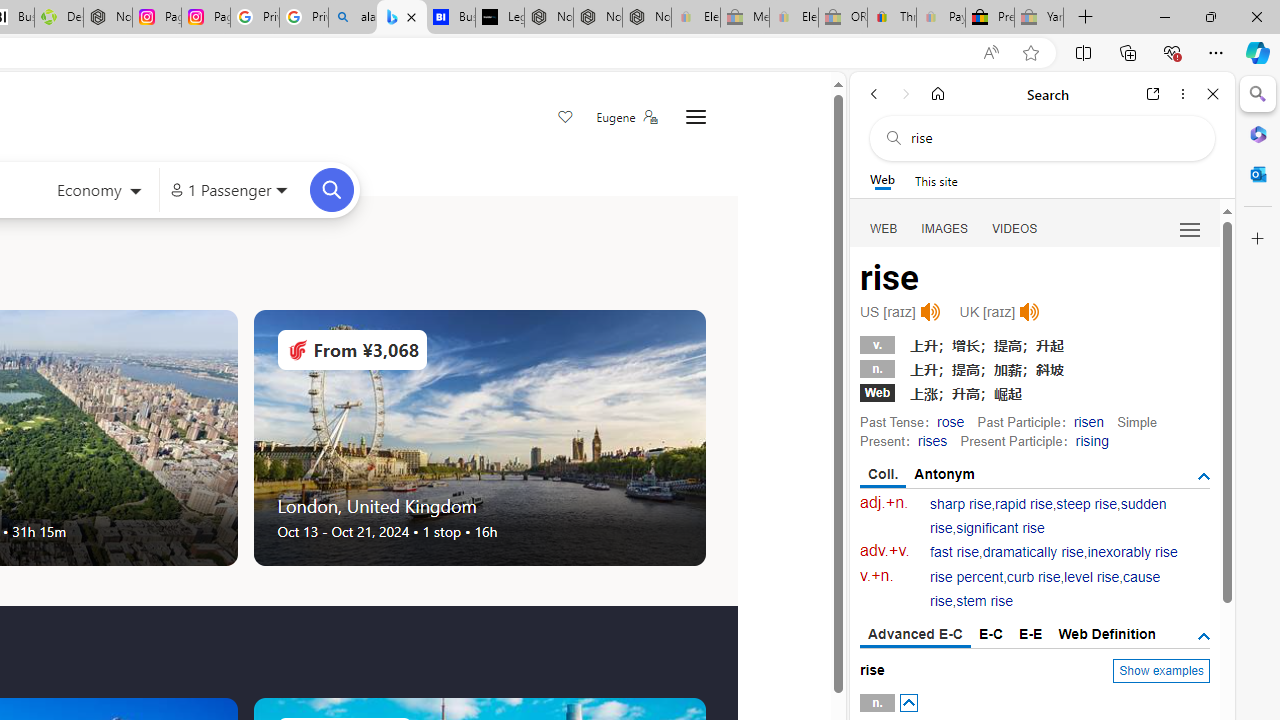 The image size is (1280, 720). Describe the element at coordinates (991, 633) in the screenshot. I see `'E-C'` at that location.